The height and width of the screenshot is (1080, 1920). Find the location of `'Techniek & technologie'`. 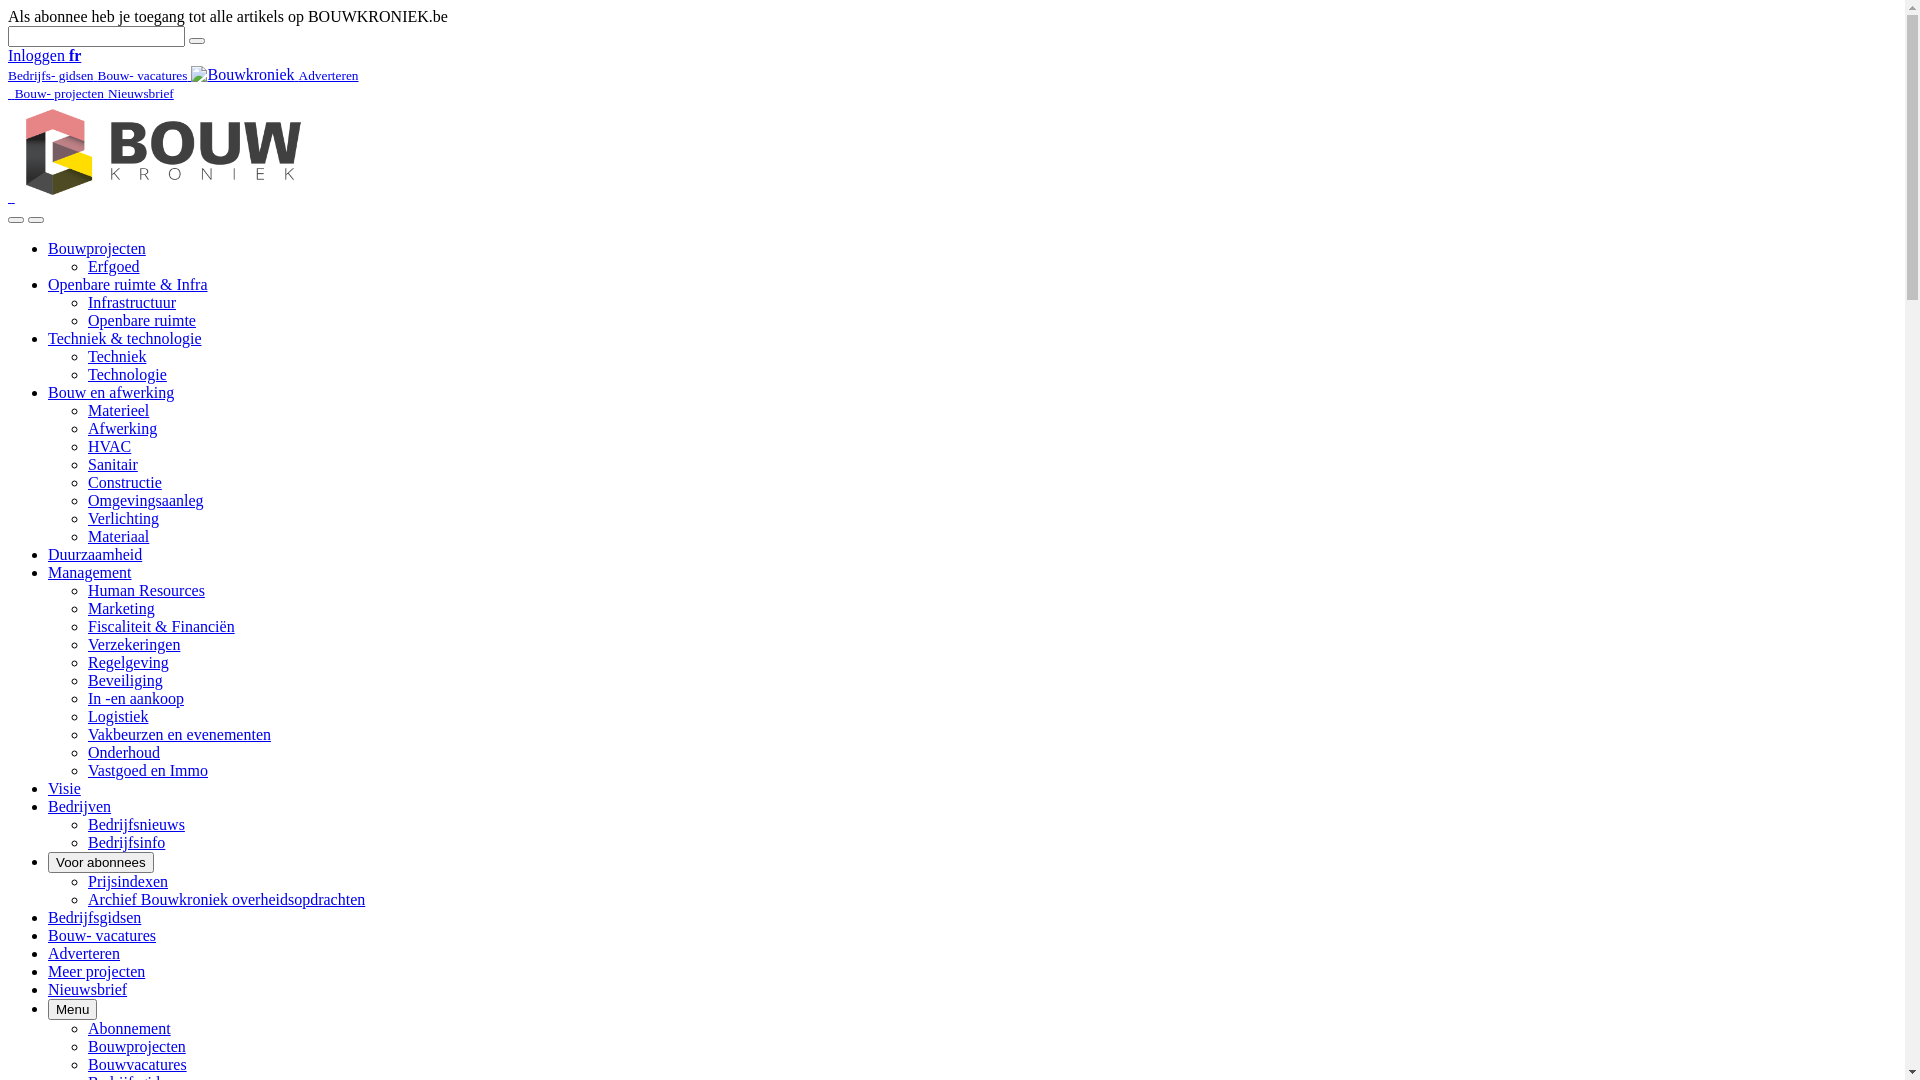

'Techniek & technologie' is located at coordinates (123, 337).